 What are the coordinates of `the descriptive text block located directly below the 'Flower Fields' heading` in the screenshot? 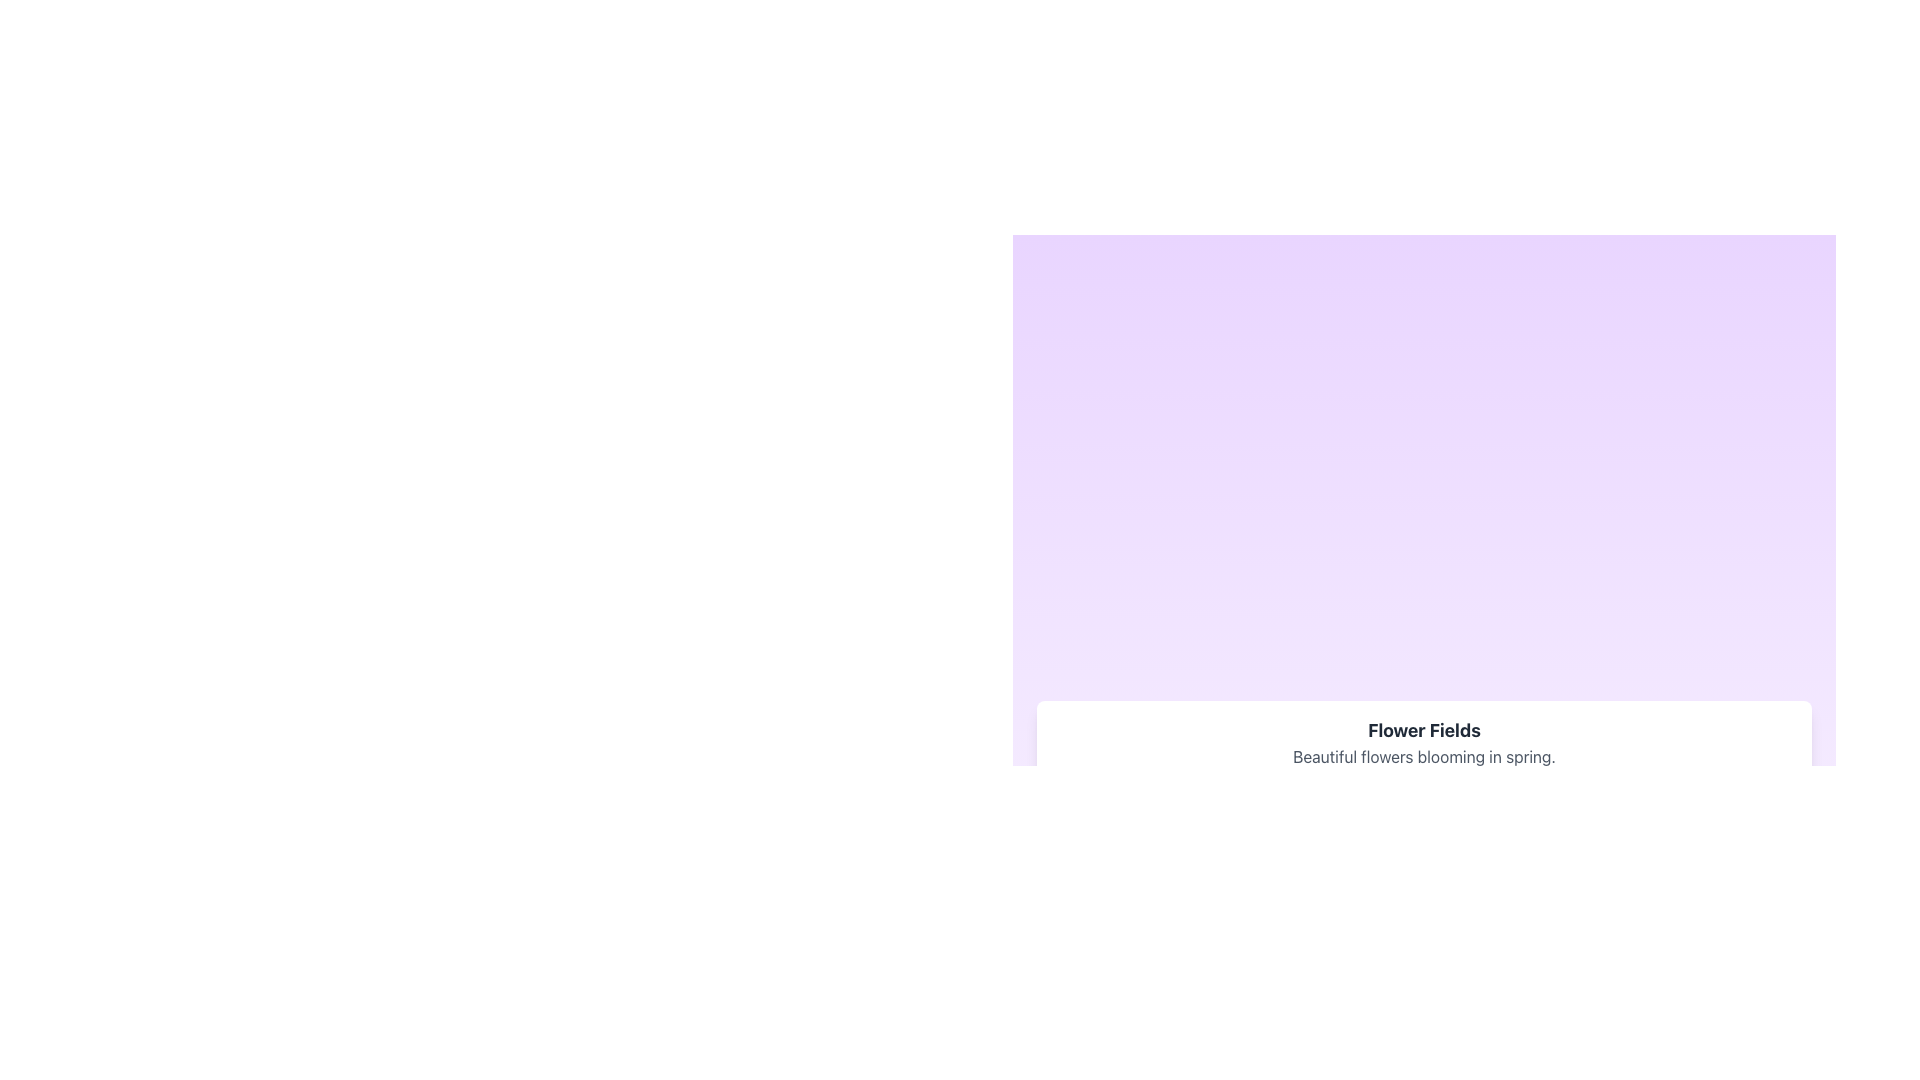 It's located at (1423, 756).